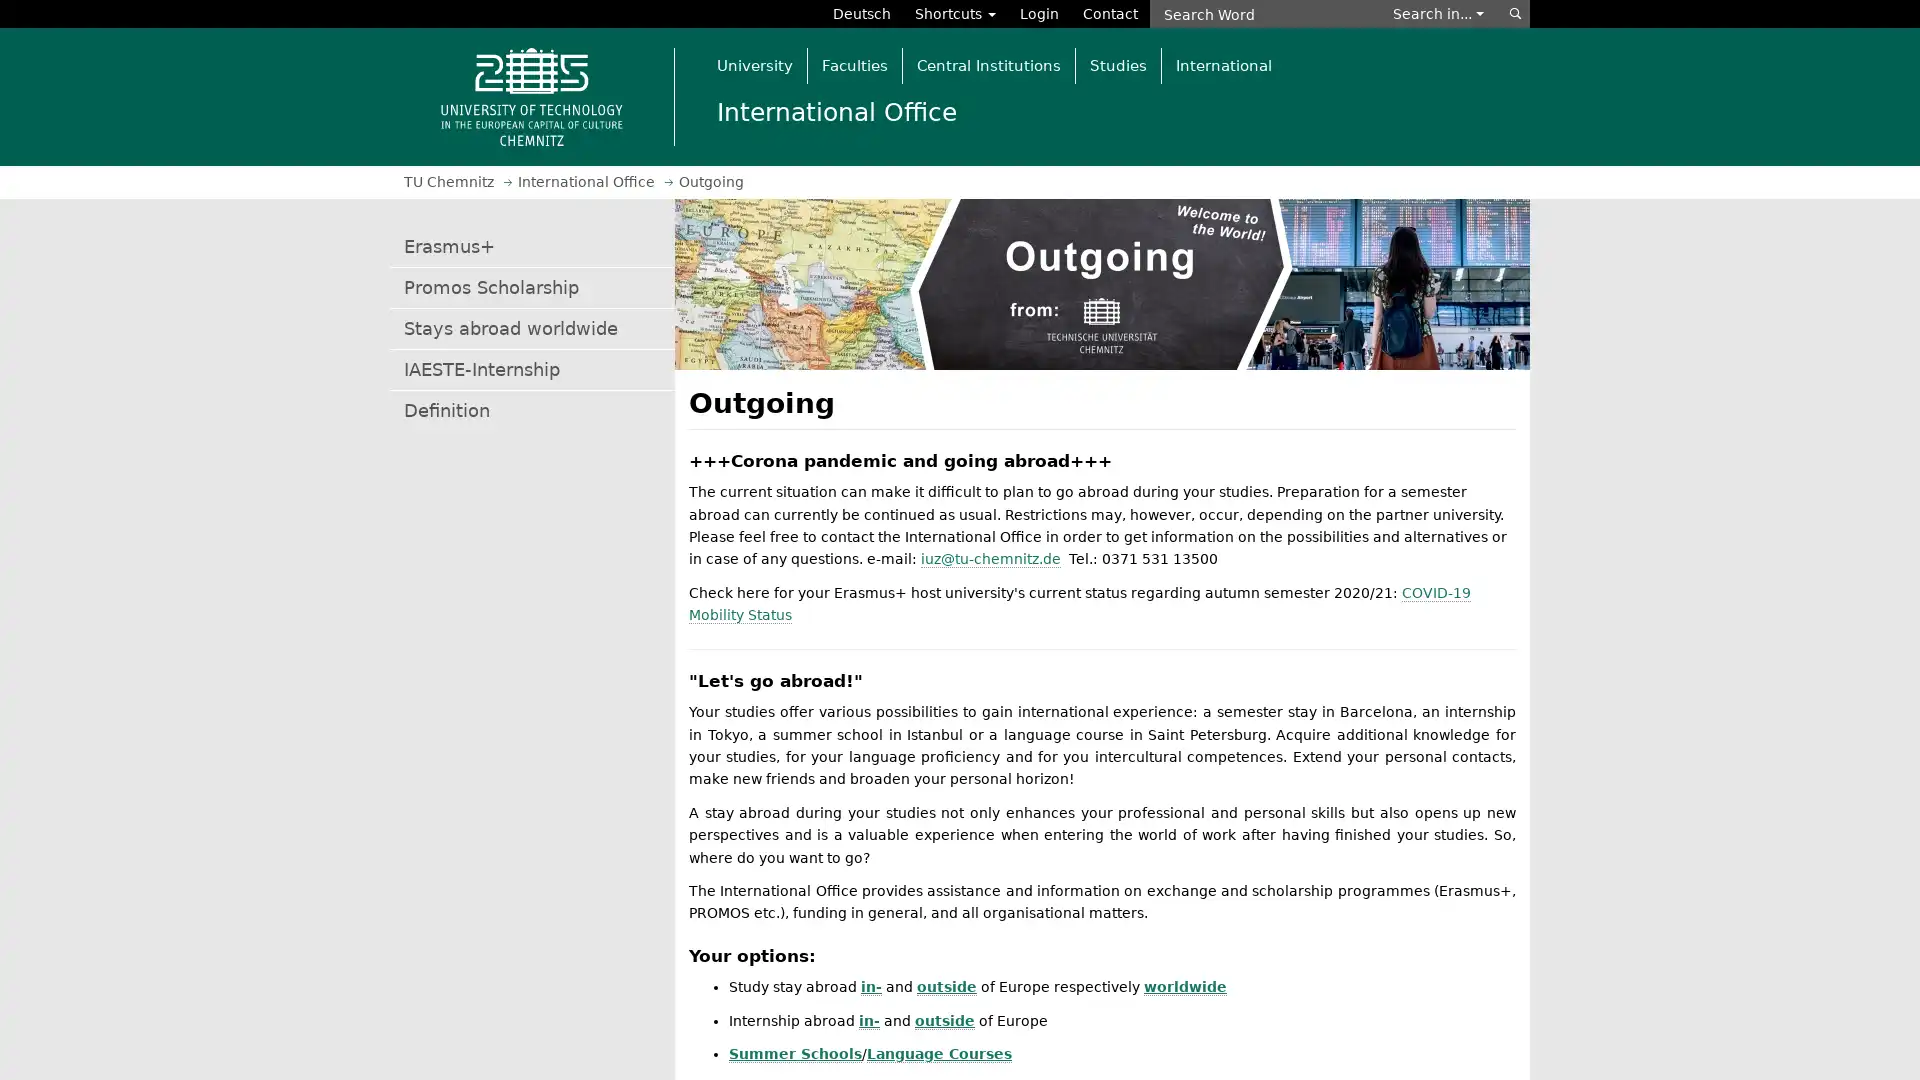 The height and width of the screenshot is (1080, 1920). What do you see at coordinates (753, 64) in the screenshot?
I see `University` at bounding box center [753, 64].